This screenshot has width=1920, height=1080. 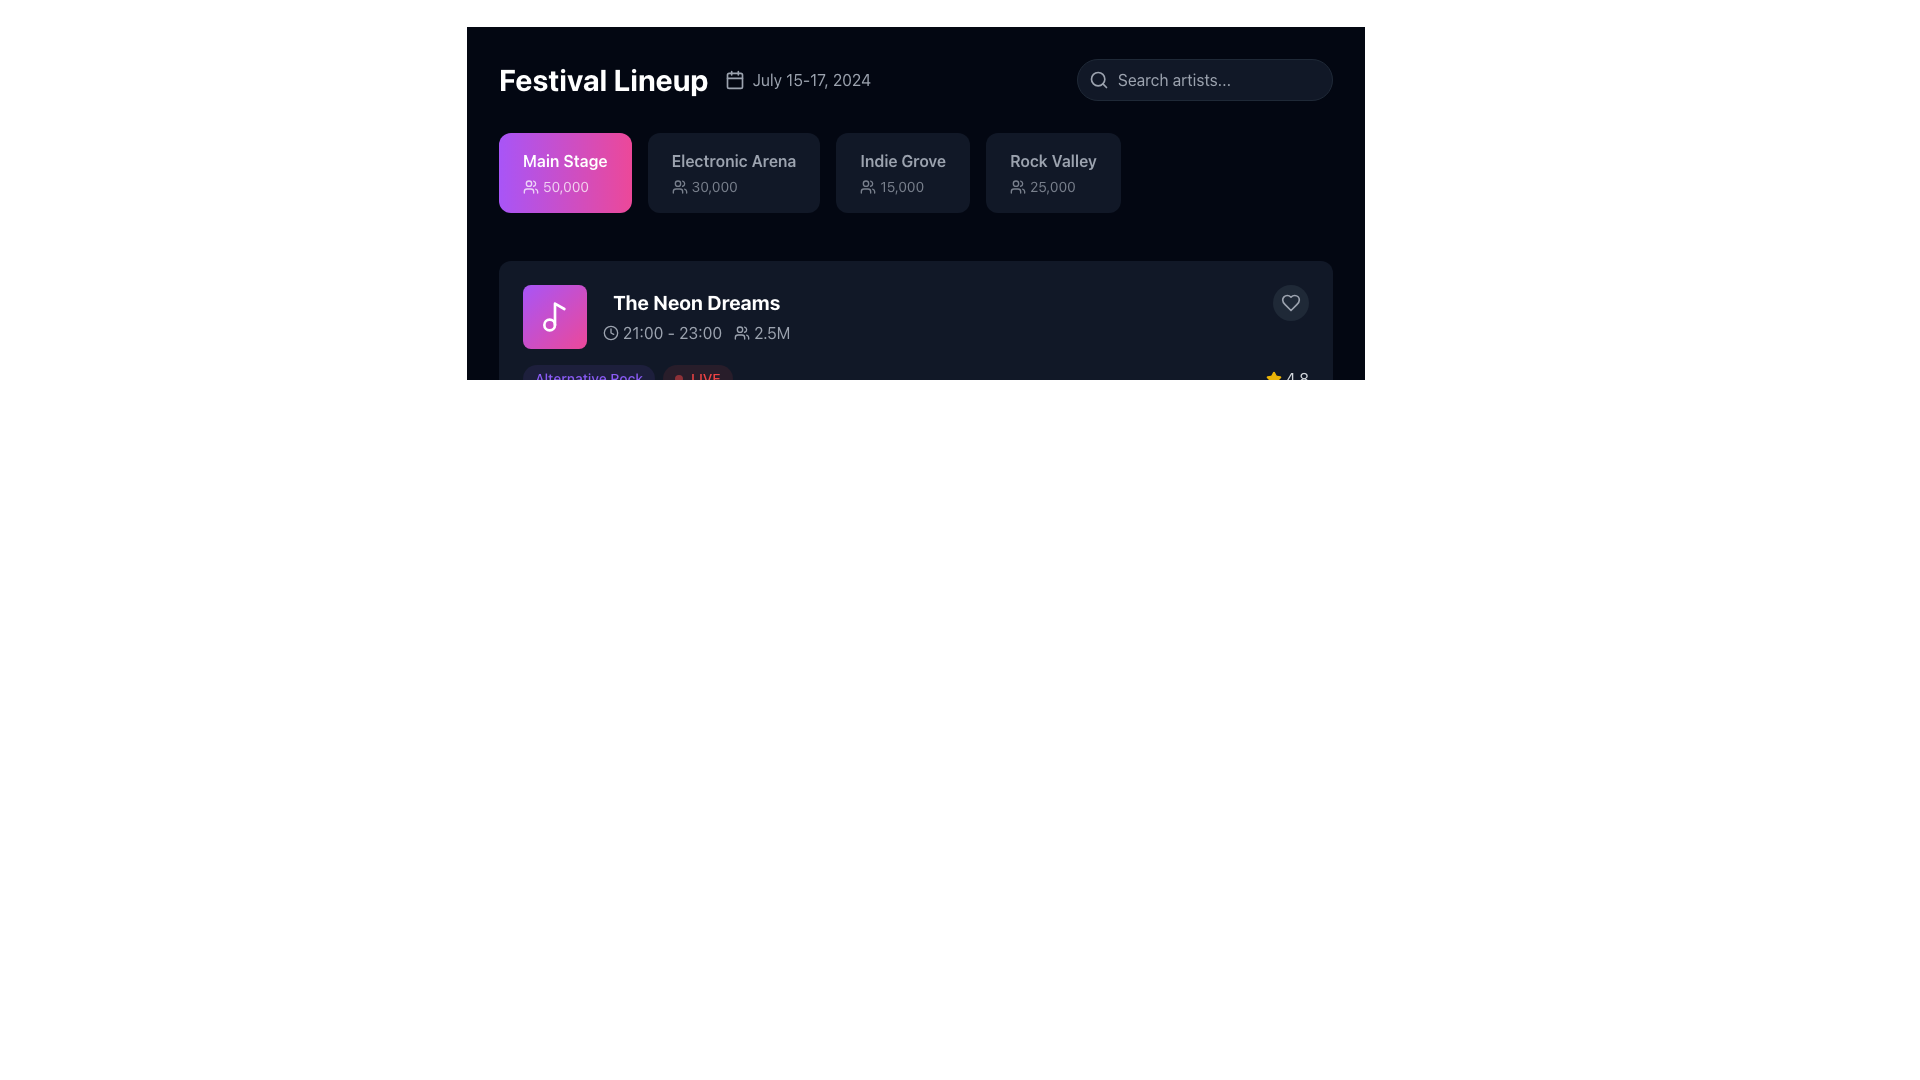 What do you see at coordinates (811, 79) in the screenshot?
I see `the static text label displaying the date 'July 15-17, 2024', which is positioned beside a calendar icon on a dark background` at bounding box center [811, 79].